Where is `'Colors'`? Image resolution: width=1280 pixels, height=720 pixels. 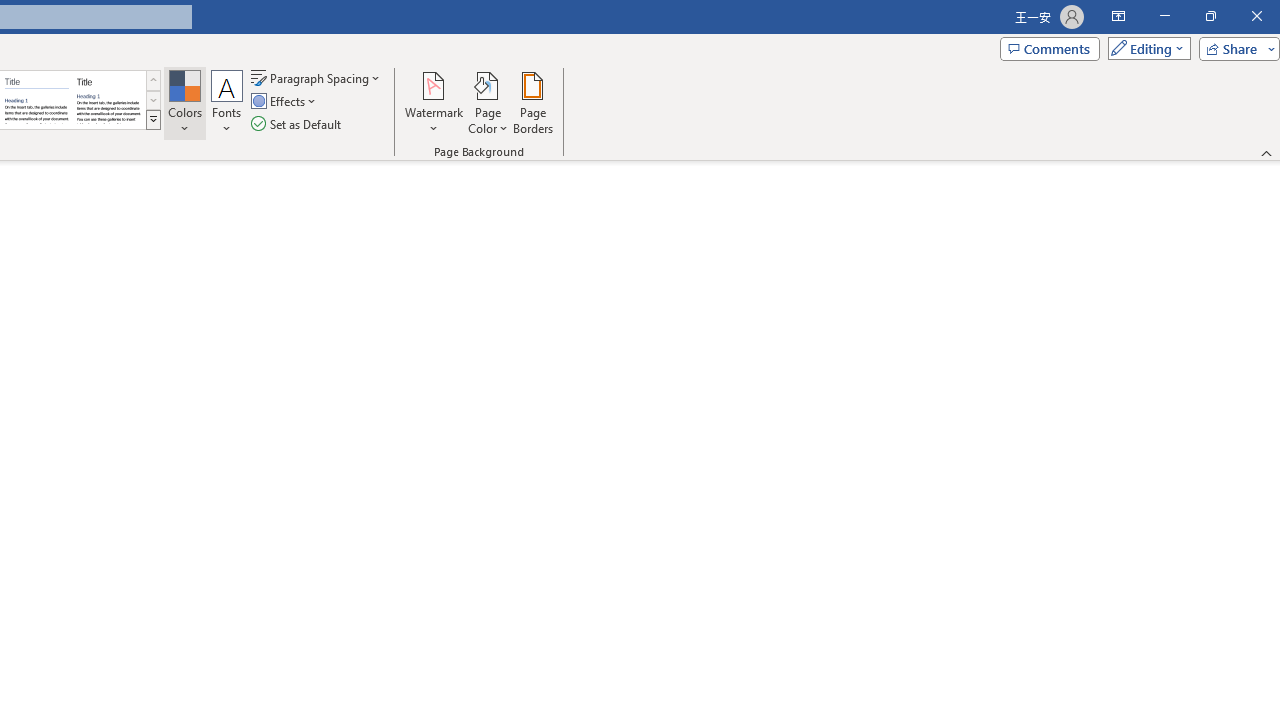 'Colors' is located at coordinates (184, 103).